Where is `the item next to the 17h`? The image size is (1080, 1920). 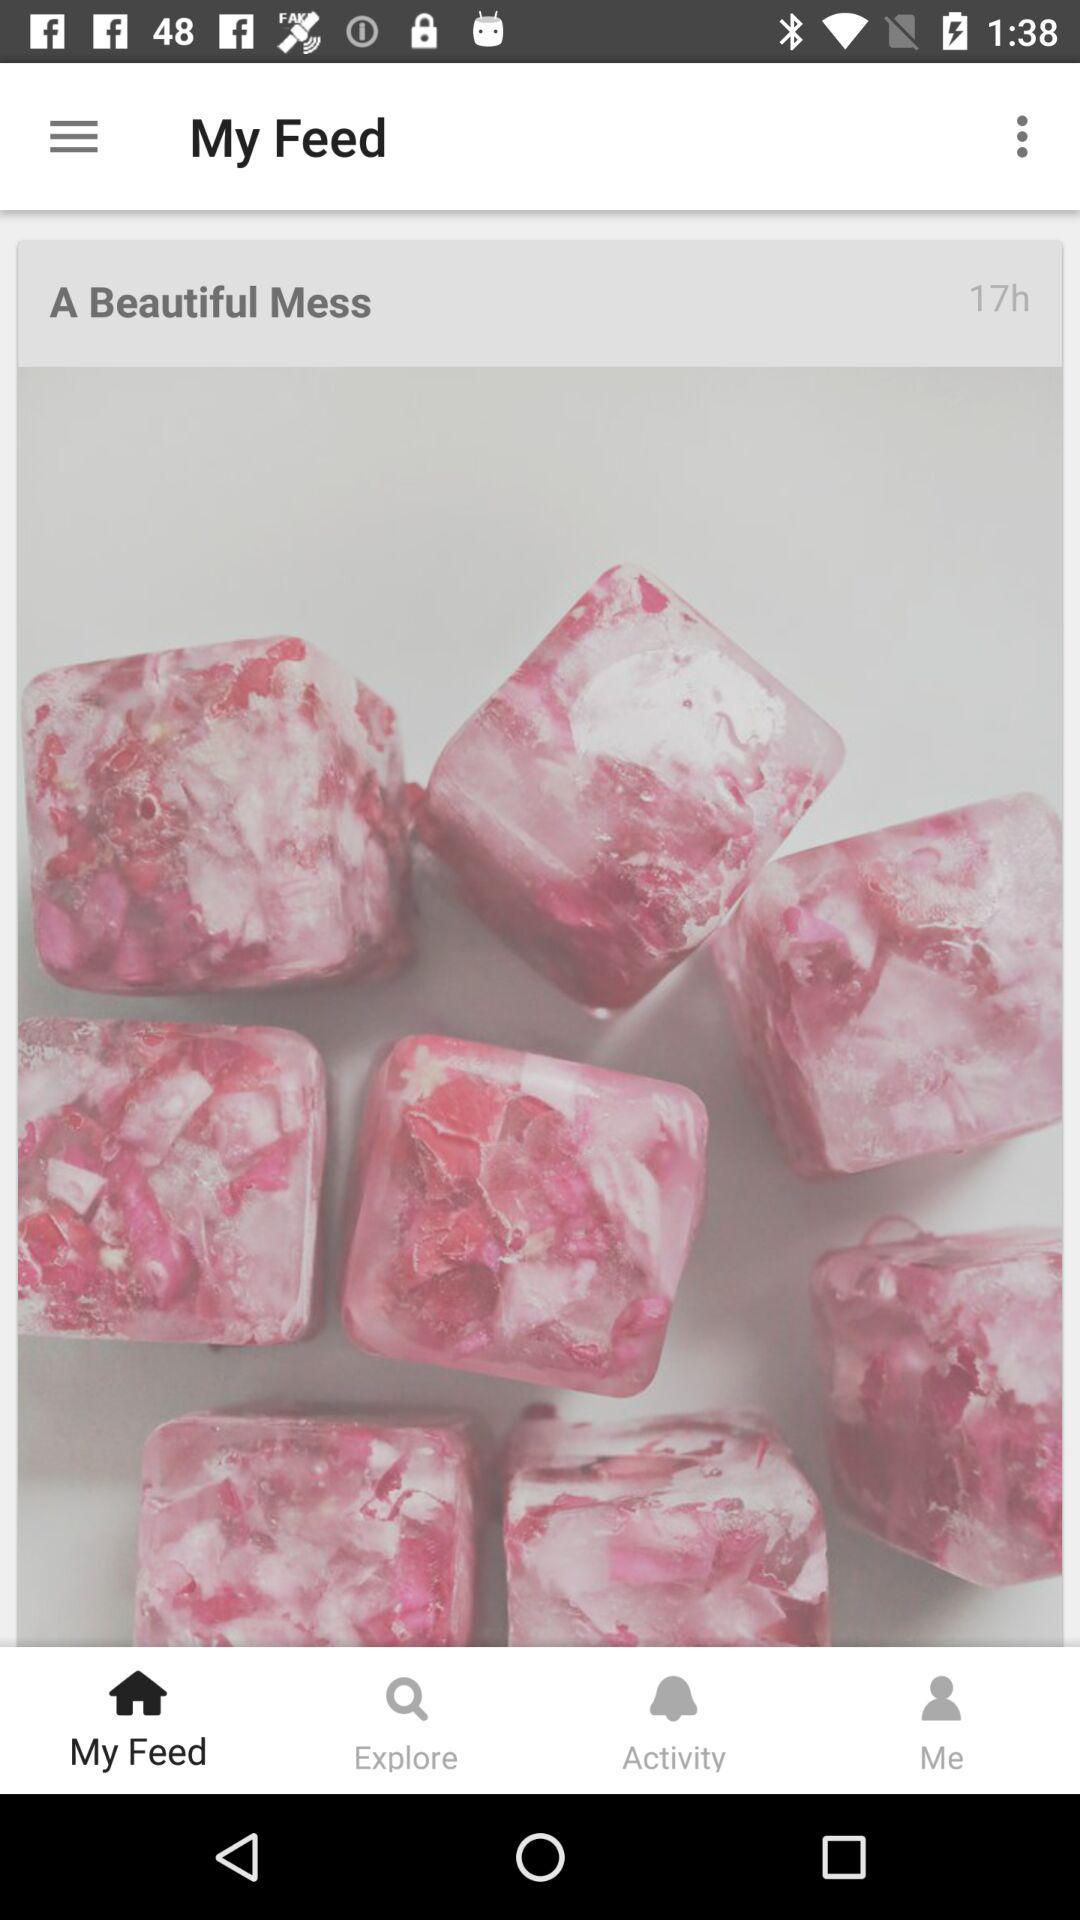
the item next to the 17h is located at coordinates (507, 302).